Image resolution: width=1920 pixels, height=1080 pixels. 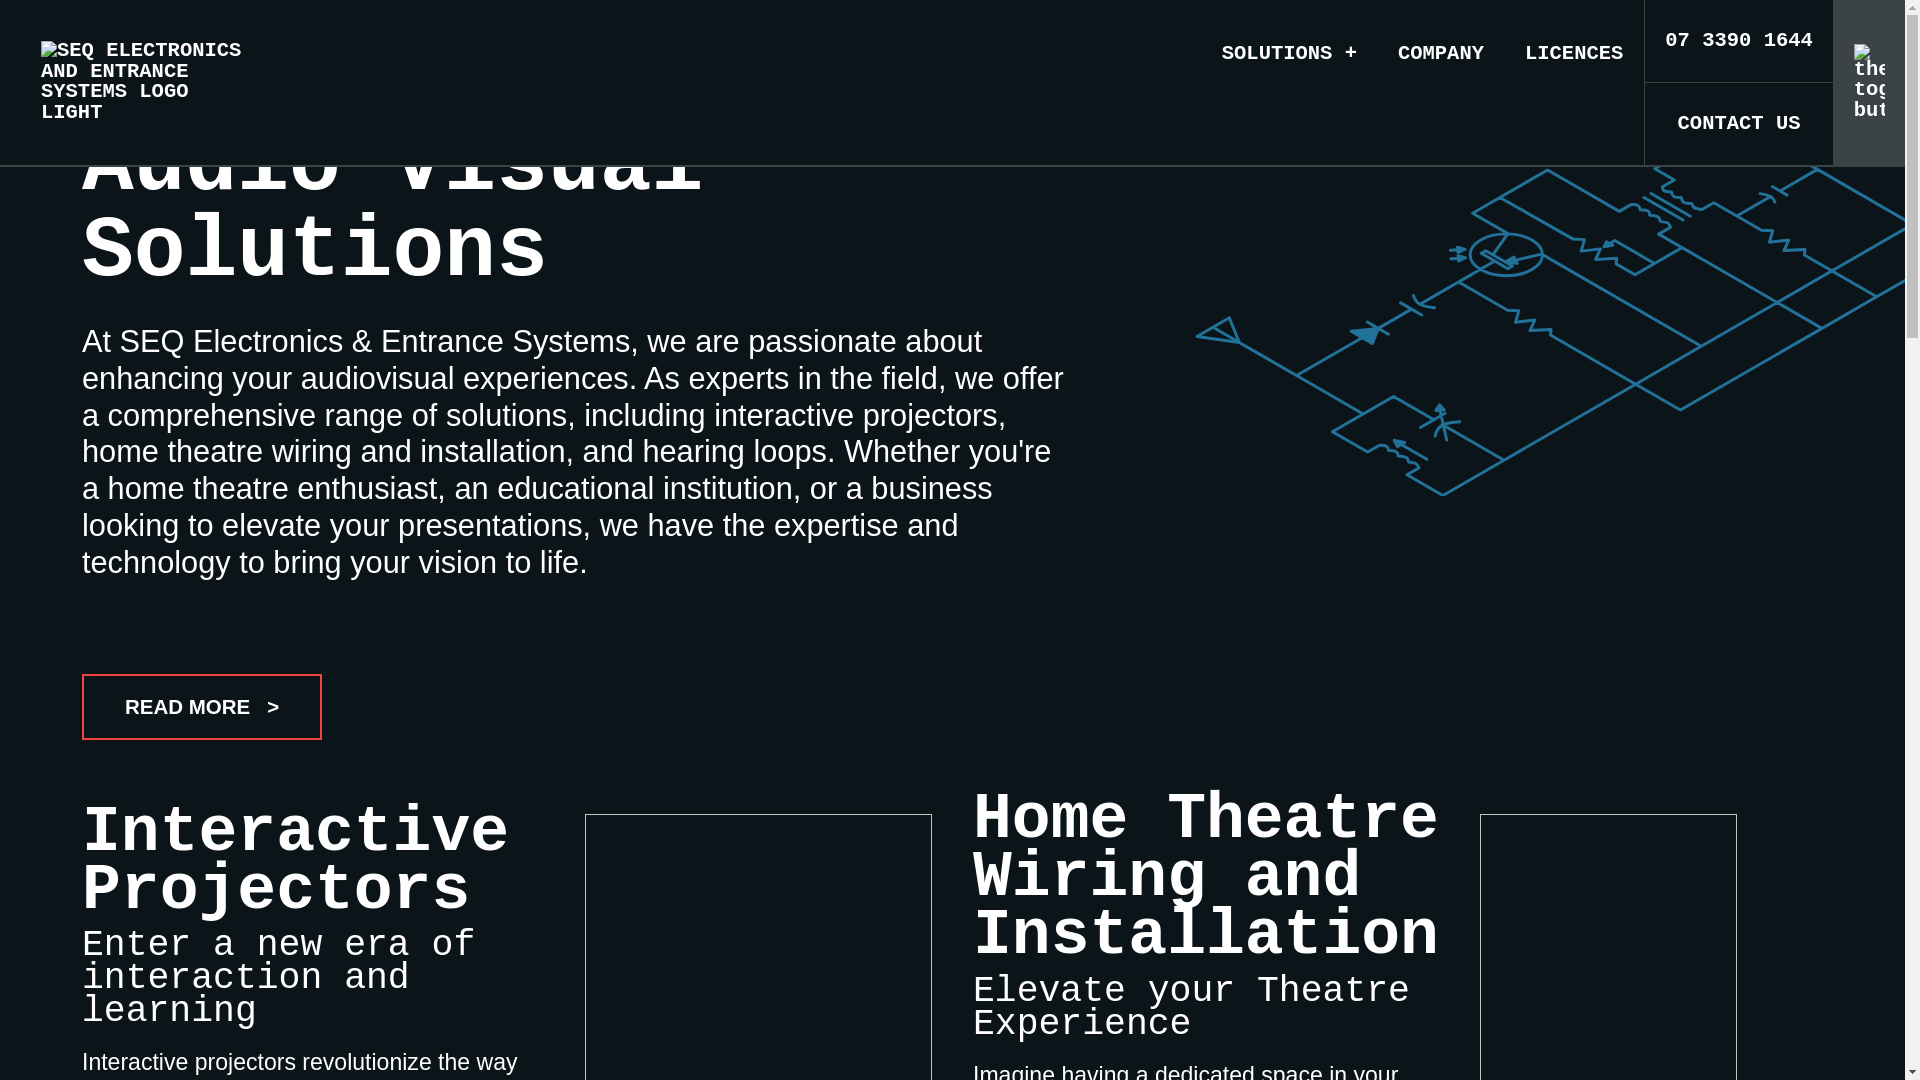 What do you see at coordinates (1289, 81) in the screenshot?
I see `'SOLUTIONS +'` at bounding box center [1289, 81].